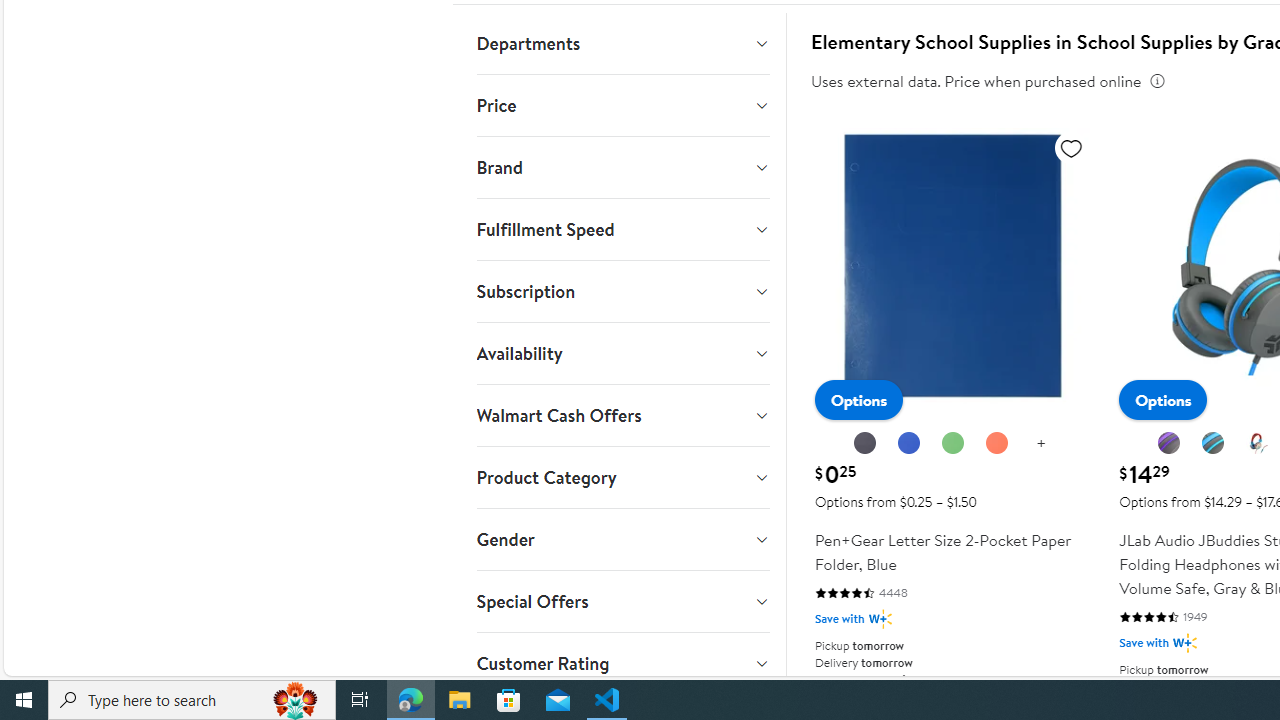 This screenshot has width=1280, height=720. What do you see at coordinates (621, 228) in the screenshot?
I see `'Fulfillment Speed'` at bounding box center [621, 228].